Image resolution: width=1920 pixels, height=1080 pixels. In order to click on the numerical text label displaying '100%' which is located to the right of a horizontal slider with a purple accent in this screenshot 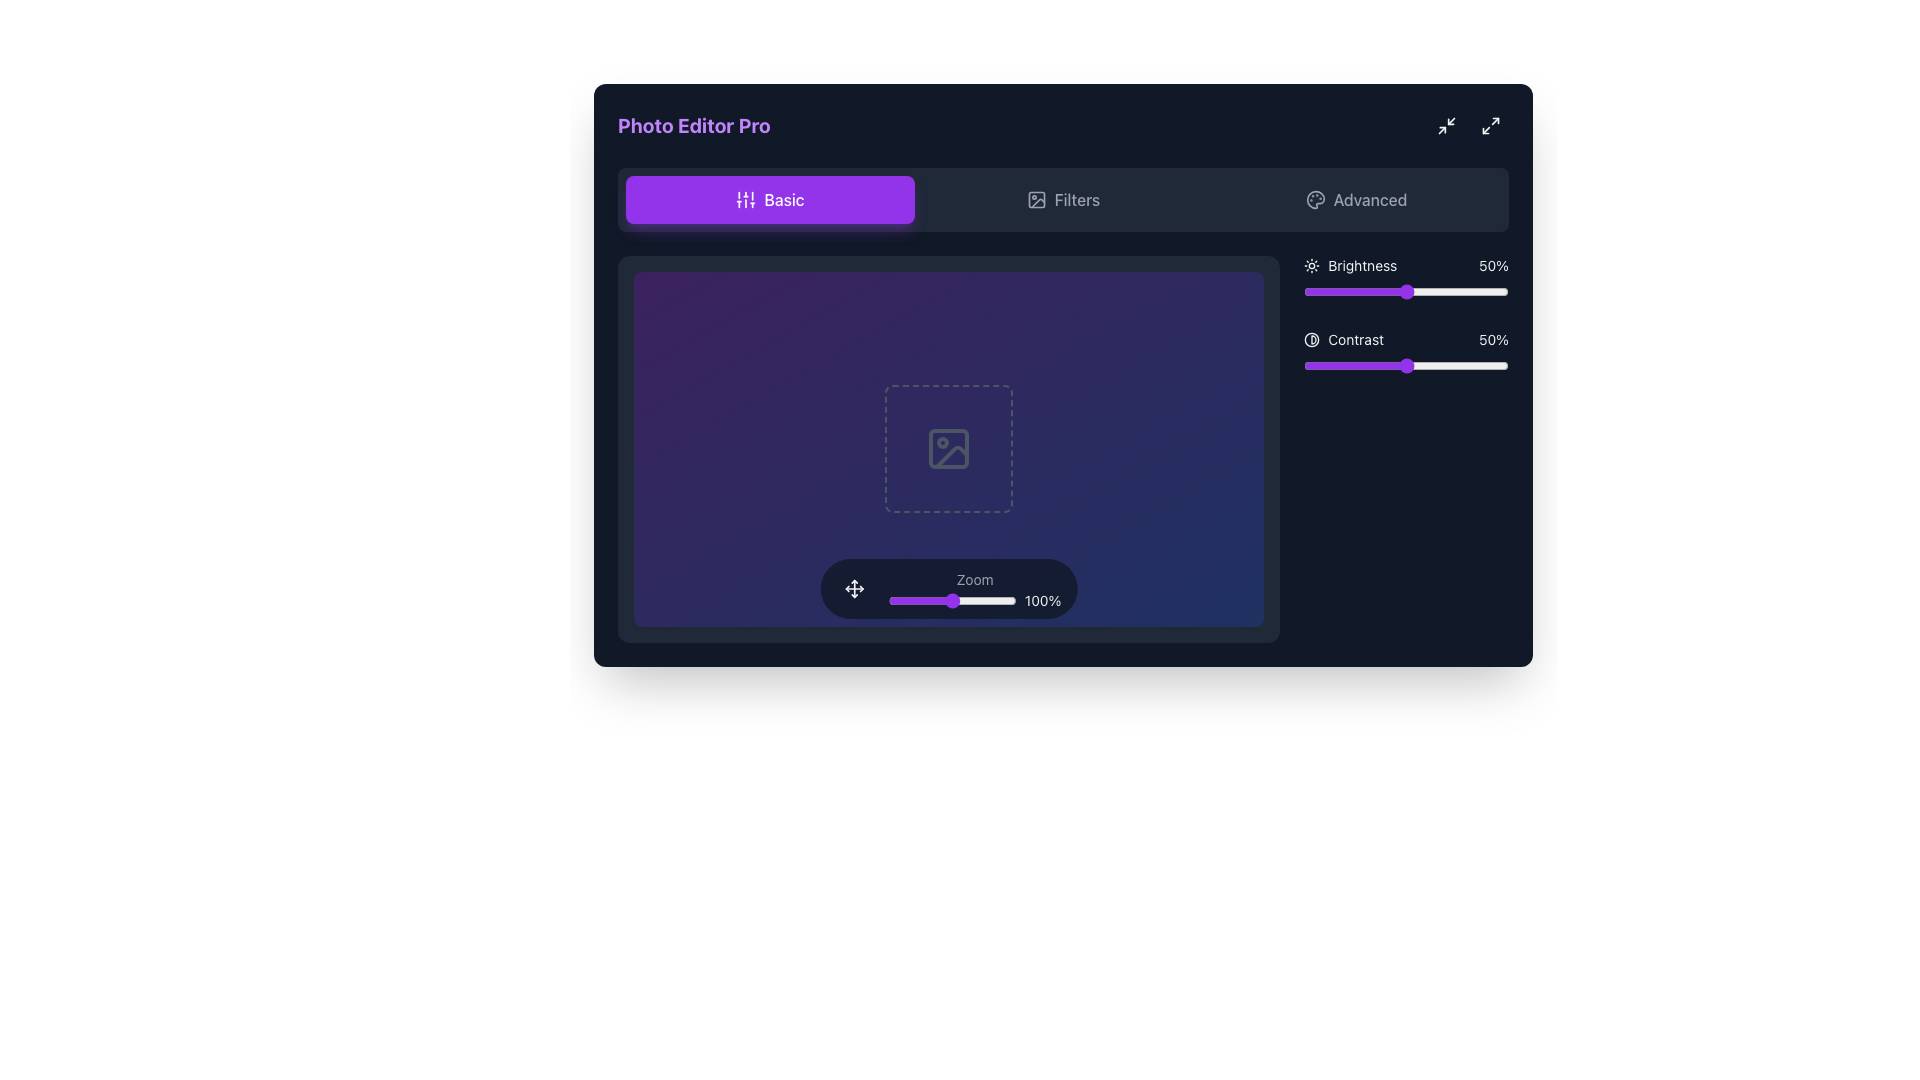, I will do `click(975, 599)`.